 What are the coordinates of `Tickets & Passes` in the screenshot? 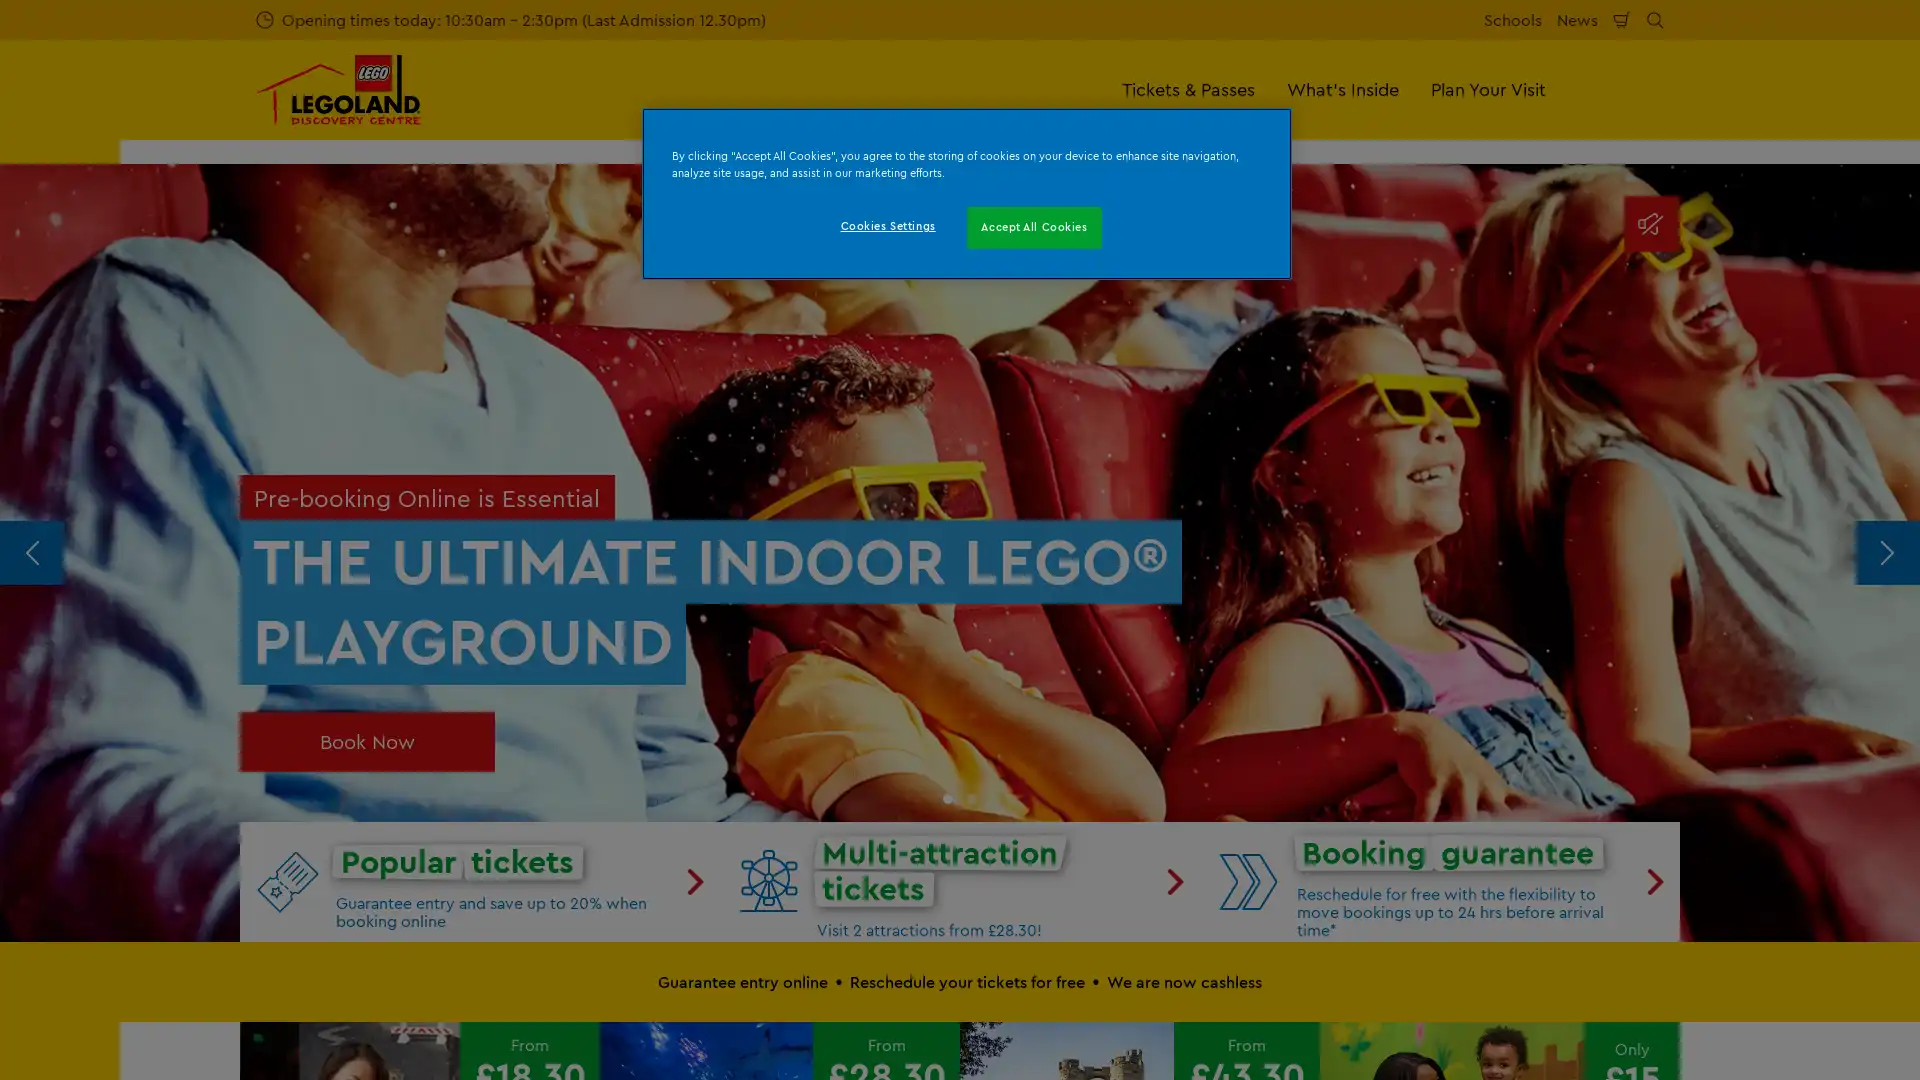 It's located at (1188, 88).